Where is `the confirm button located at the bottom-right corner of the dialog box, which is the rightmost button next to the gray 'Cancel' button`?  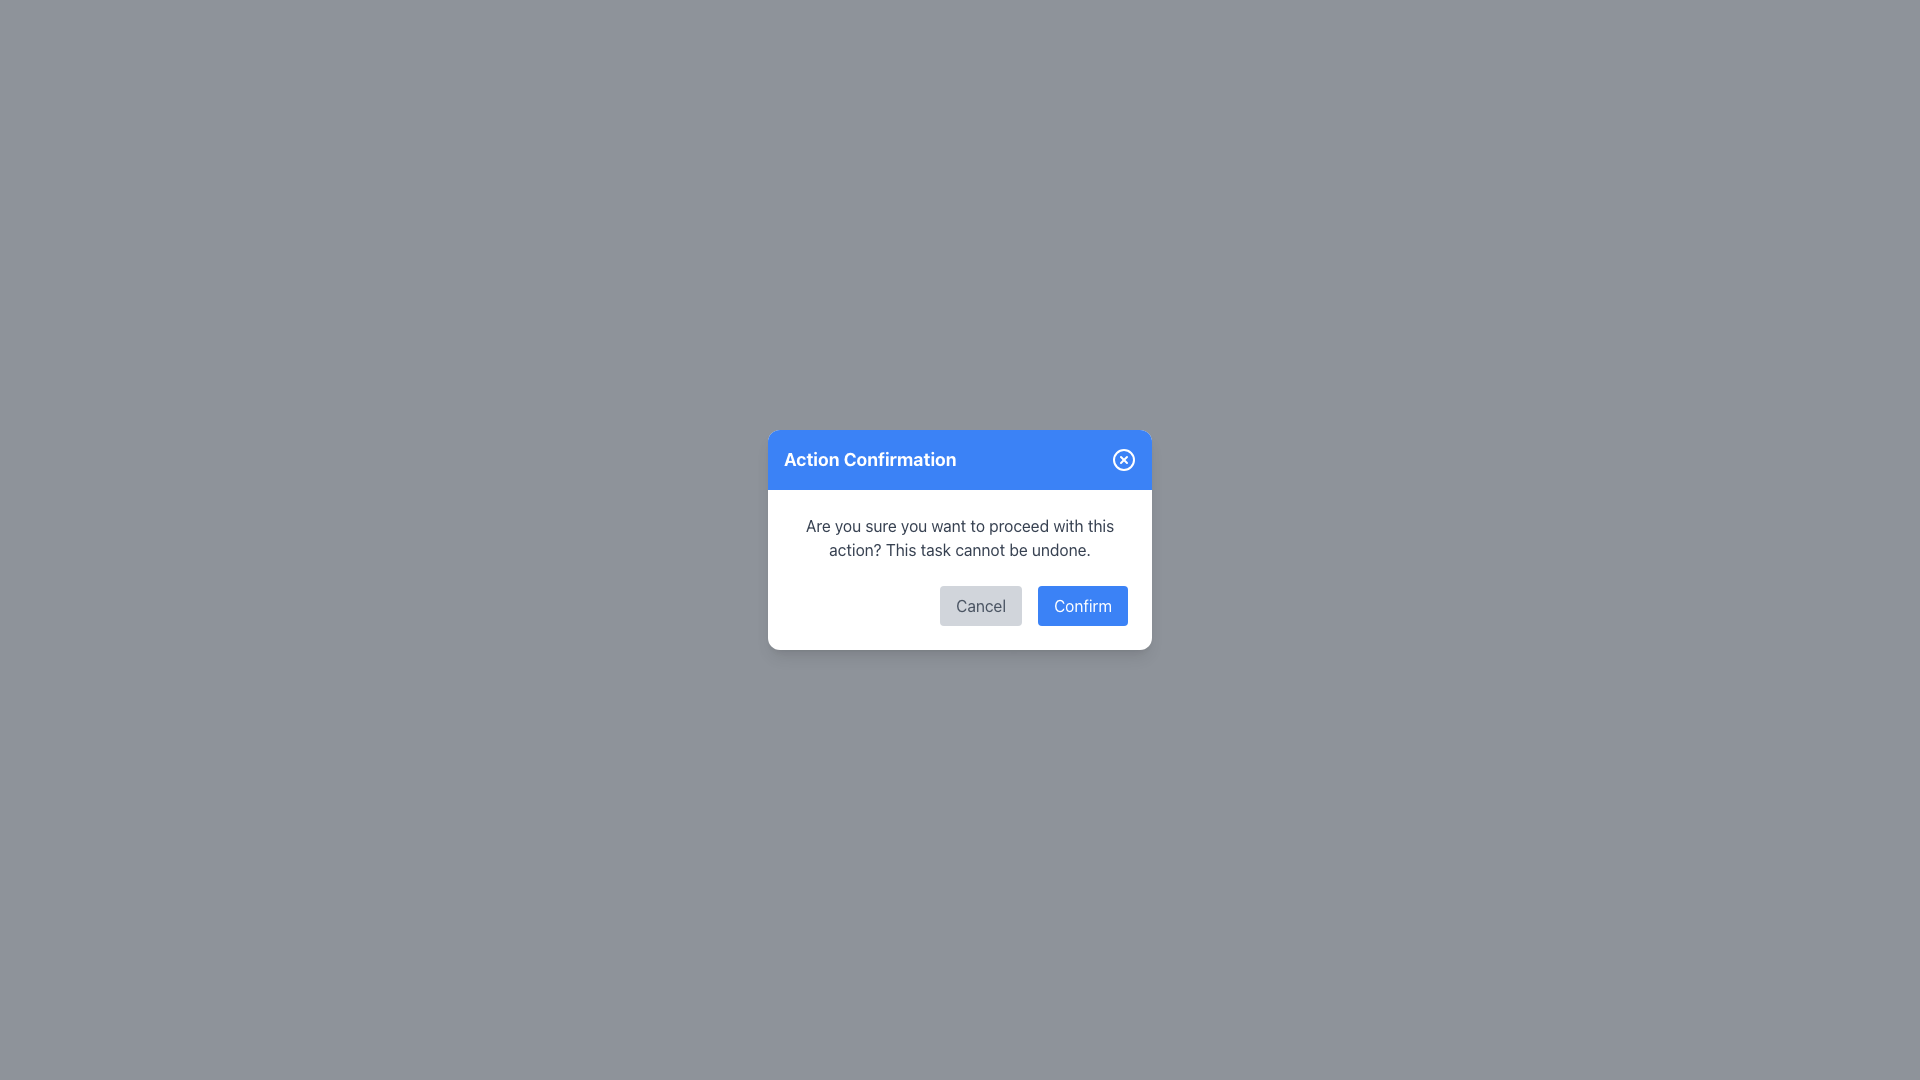
the confirm button located at the bottom-right corner of the dialog box, which is the rightmost button next to the gray 'Cancel' button is located at coordinates (1082, 604).